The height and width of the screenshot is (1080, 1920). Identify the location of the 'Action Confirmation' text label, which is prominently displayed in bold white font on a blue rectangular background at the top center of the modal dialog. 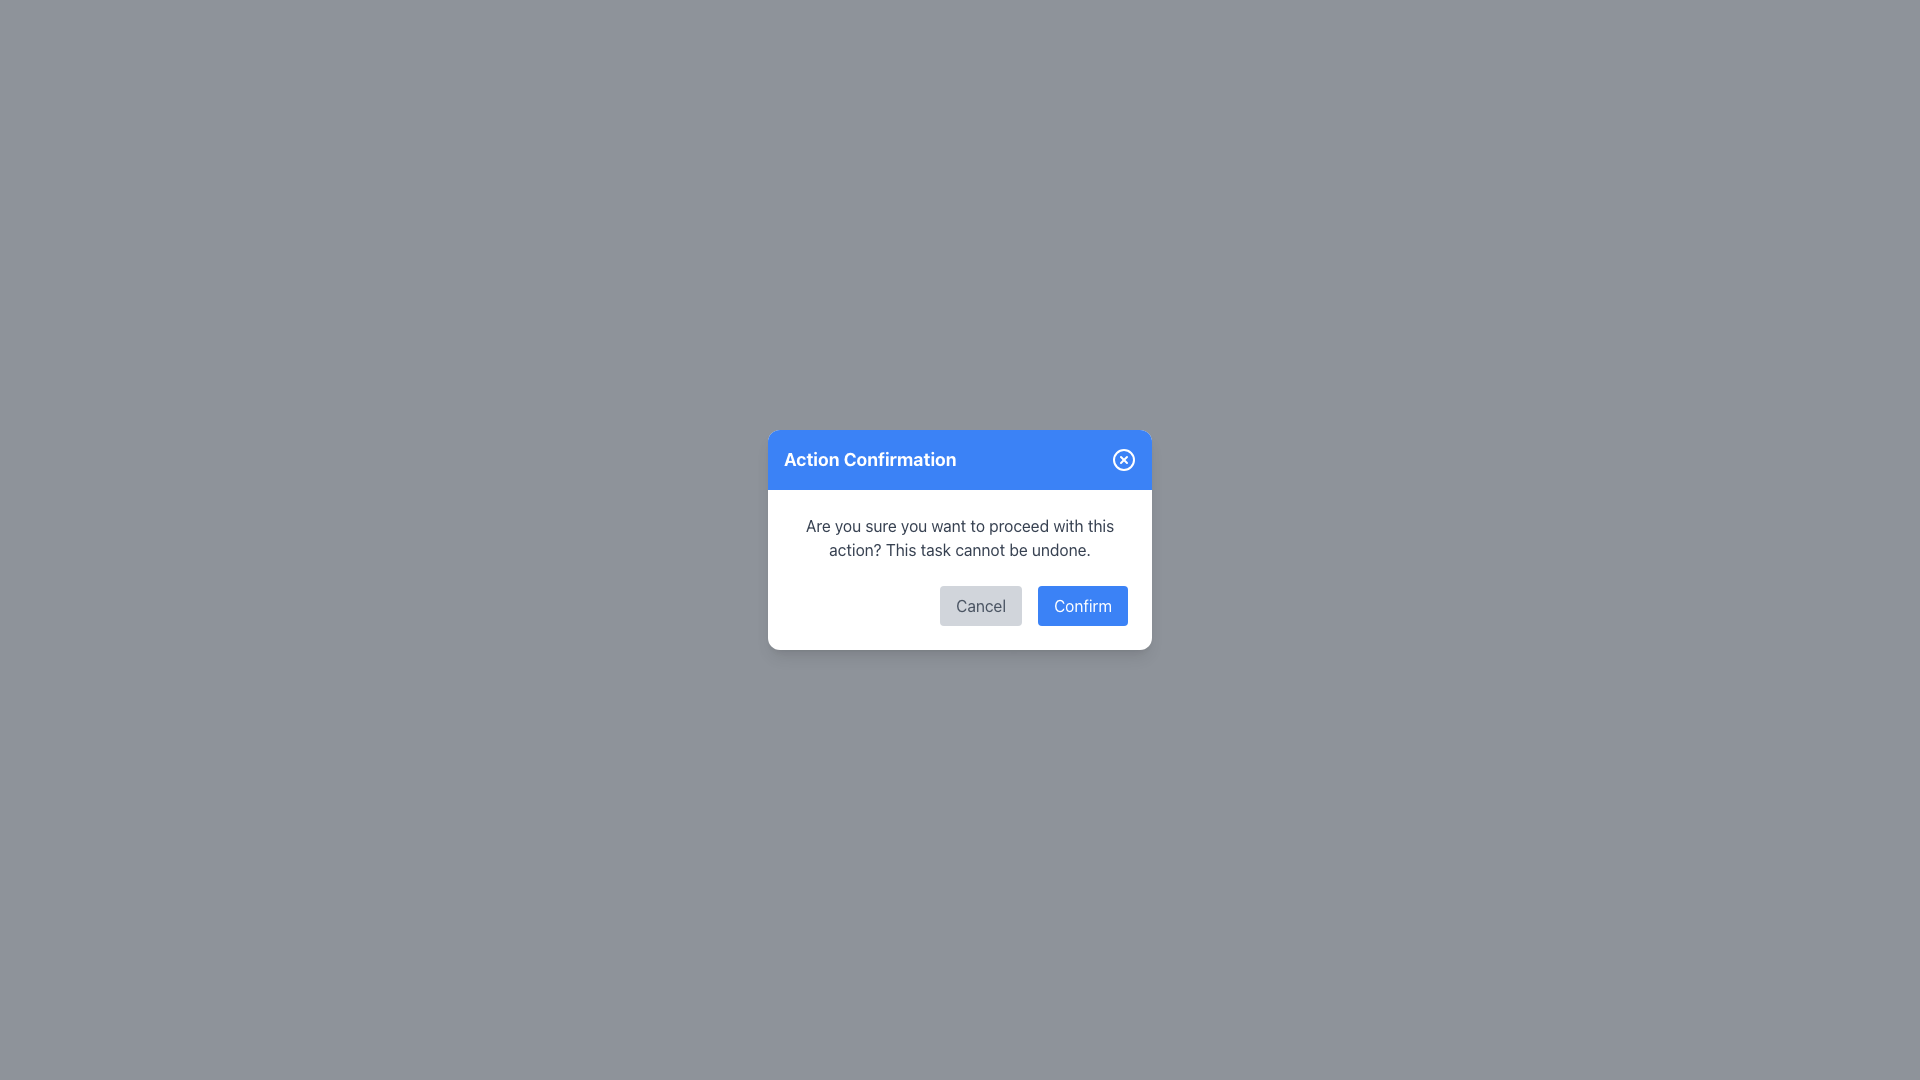
(870, 459).